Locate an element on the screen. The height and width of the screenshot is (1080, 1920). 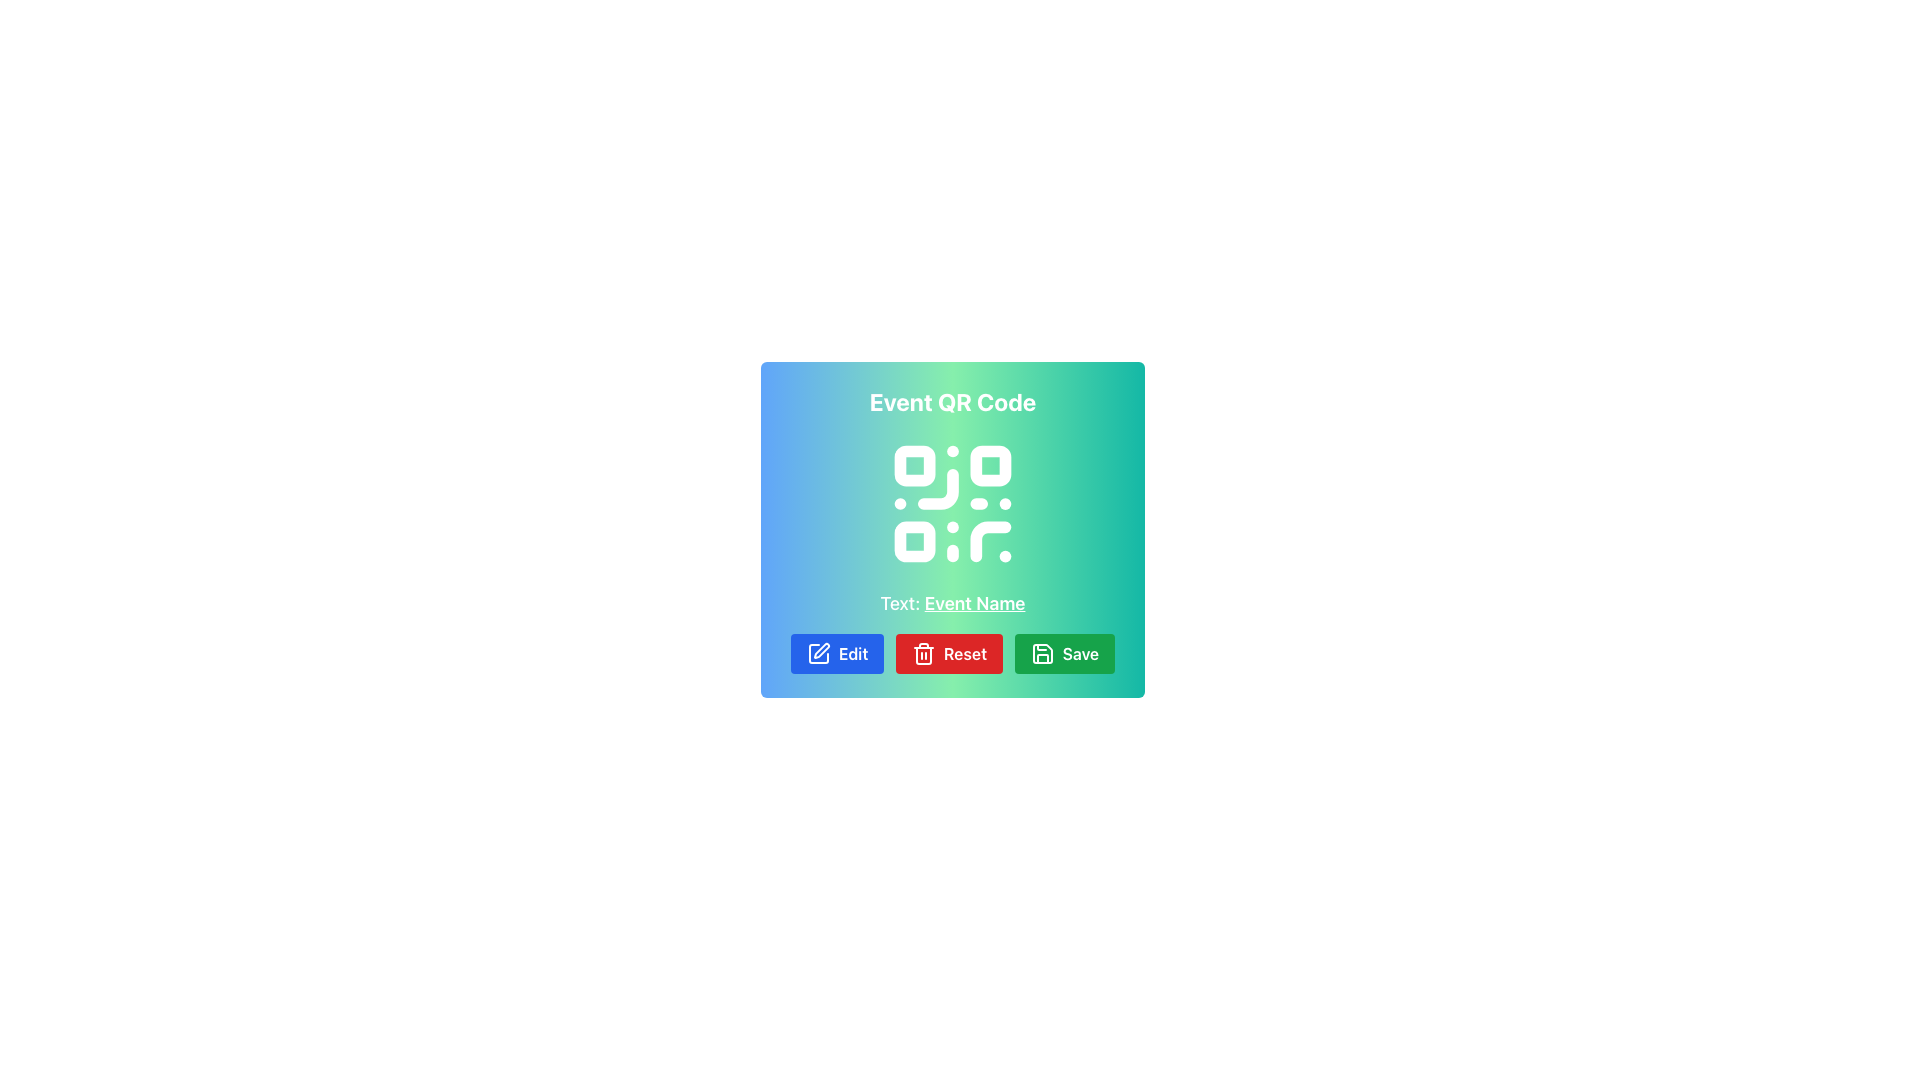
the edit icon located in the left section of the small icon group above the buttons labeled 'Edit', 'Reset', and 'Save' is located at coordinates (821, 651).